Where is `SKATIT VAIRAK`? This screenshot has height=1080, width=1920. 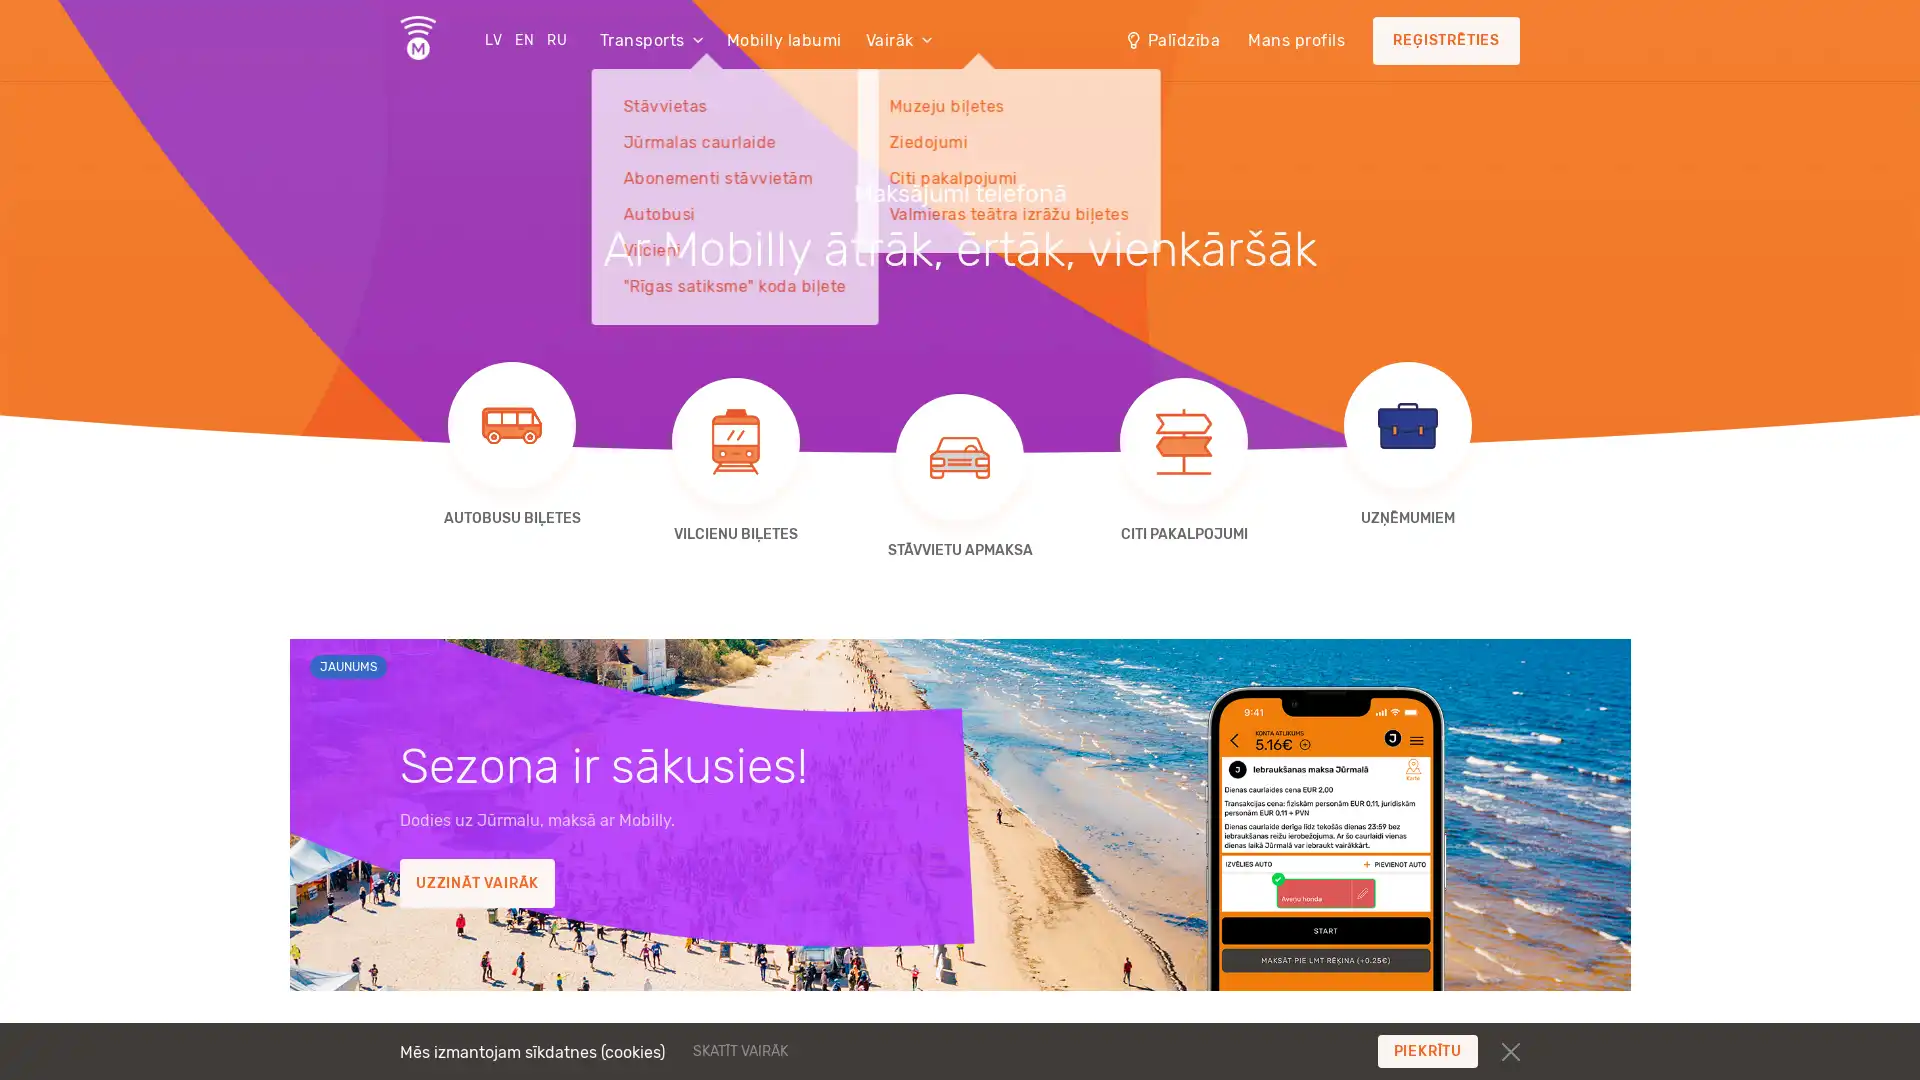
SKATIT VAIRAK is located at coordinates (862, 1049).